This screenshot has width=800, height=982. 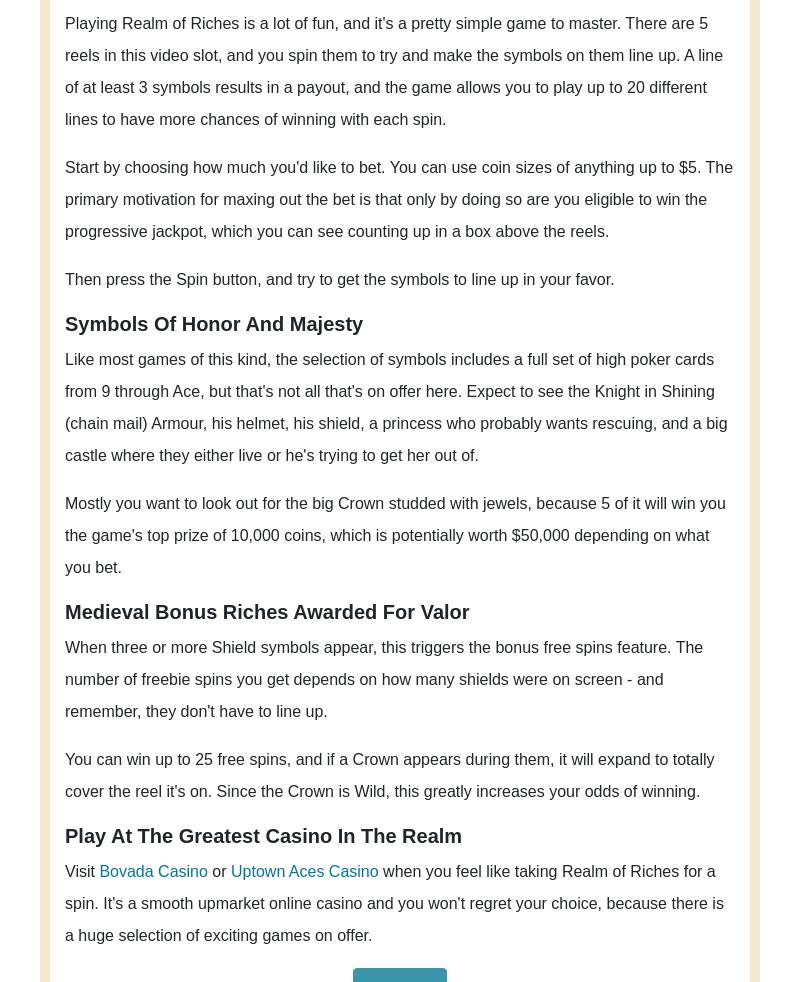 I want to click on 'Bovada Casino', so click(x=157, y=193).